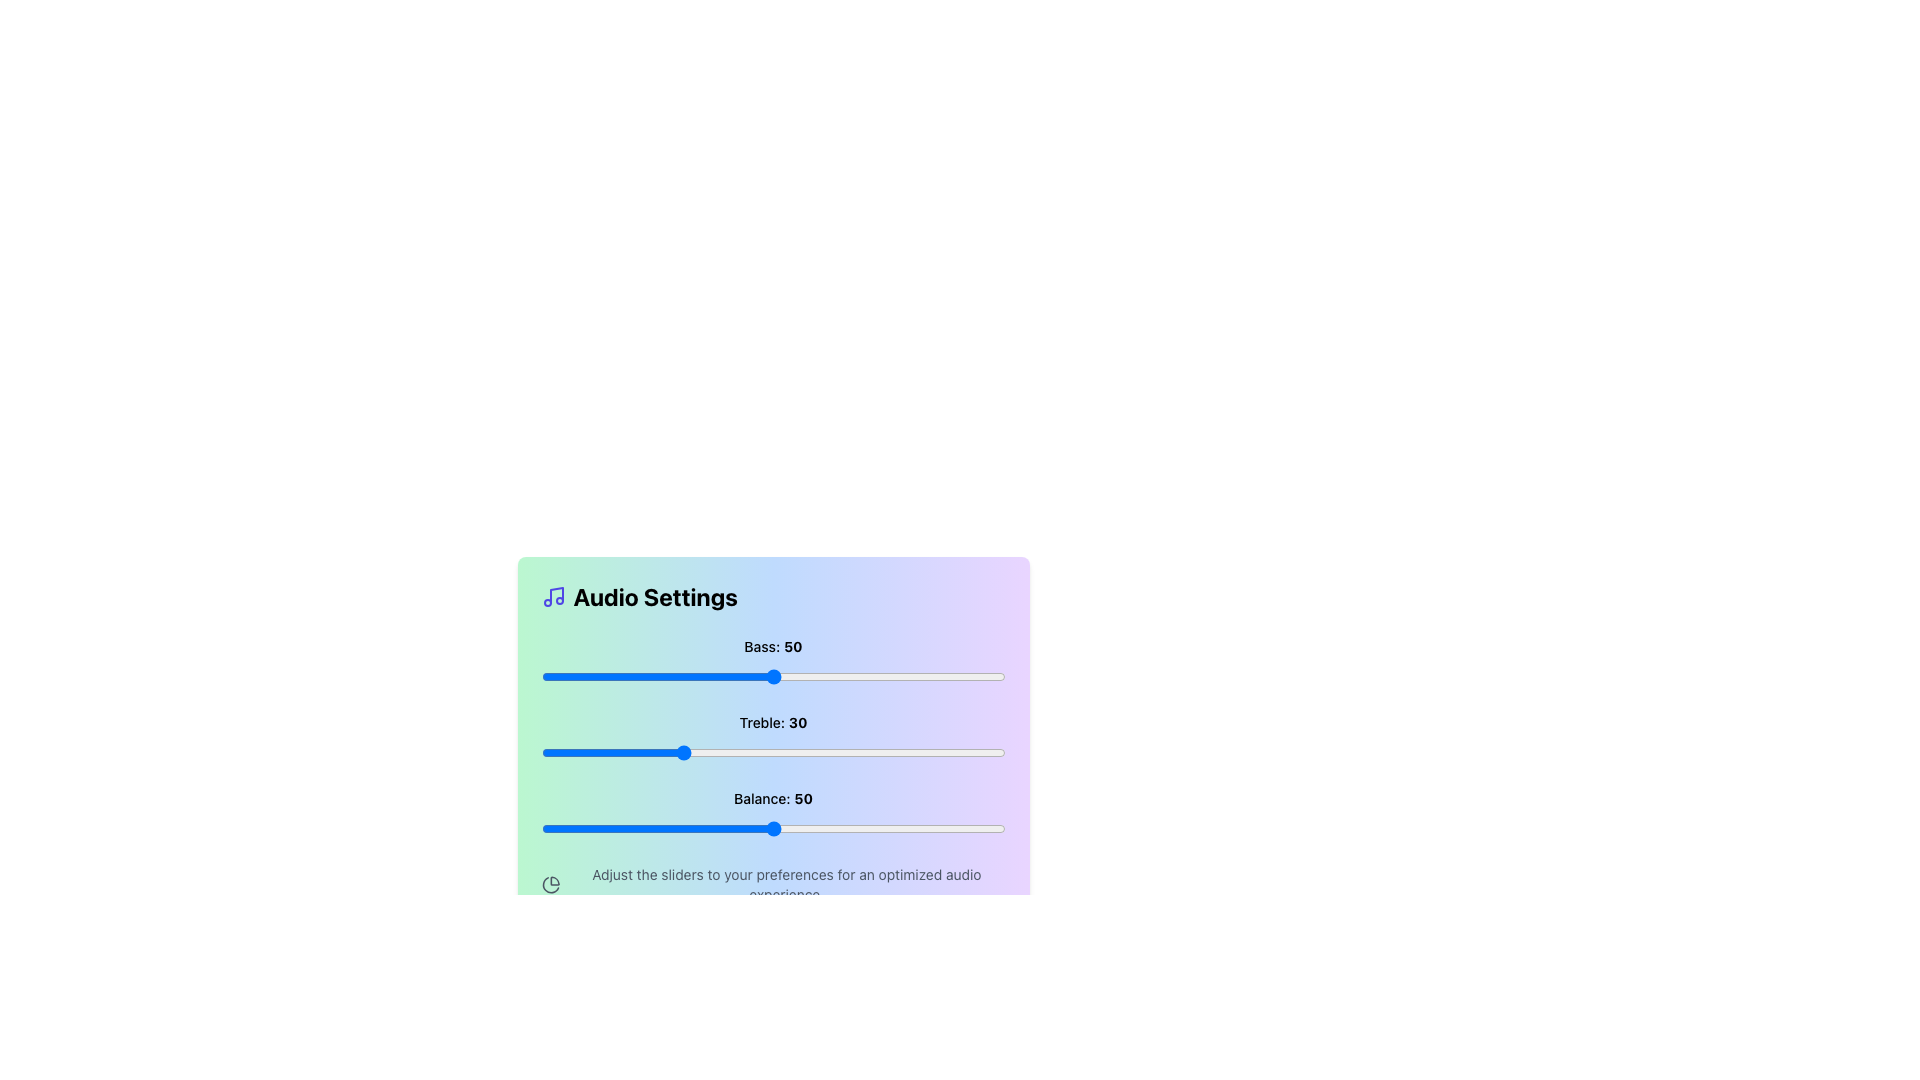 This screenshot has height=1080, width=1920. What do you see at coordinates (991, 676) in the screenshot?
I see `the bass` at bounding box center [991, 676].